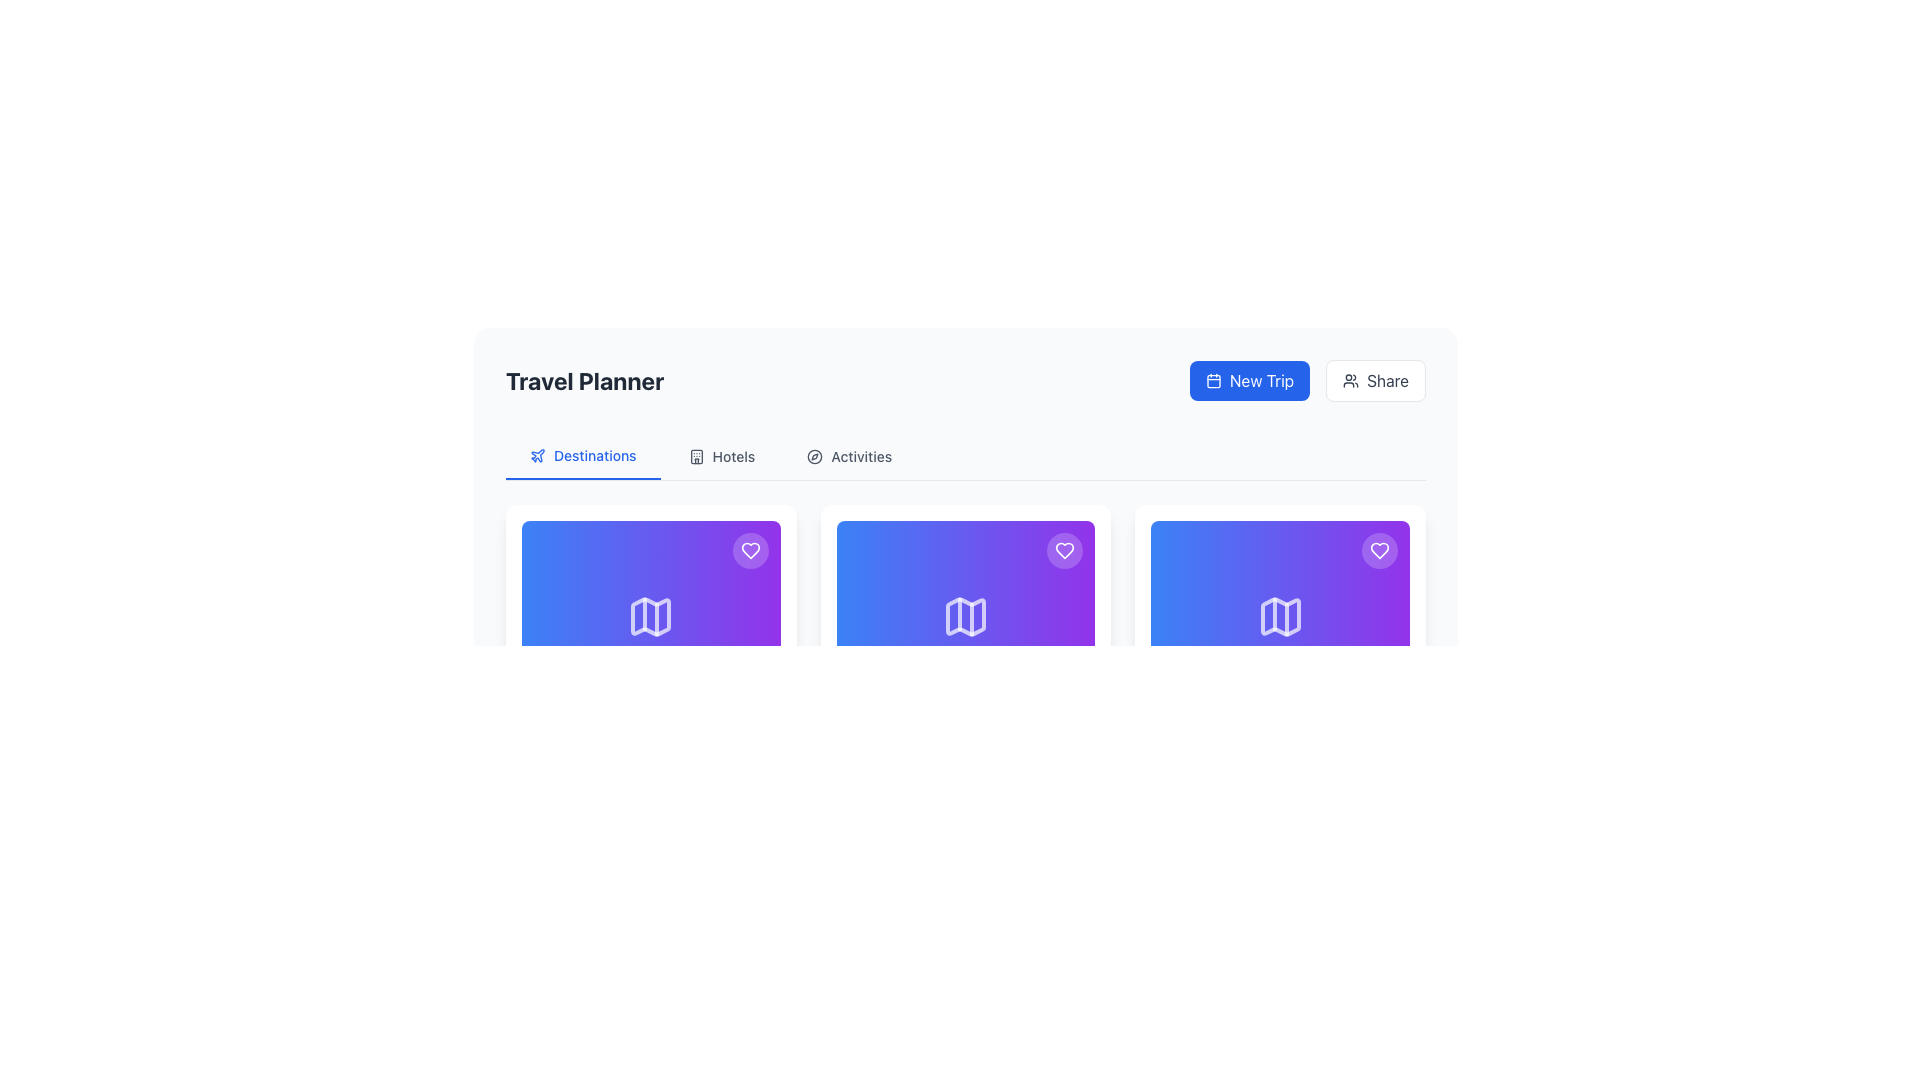  I want to click on the map-related icon embedded within the interactive card located in the center of the second card under the 'Destinations' tab, so click(965, 616).